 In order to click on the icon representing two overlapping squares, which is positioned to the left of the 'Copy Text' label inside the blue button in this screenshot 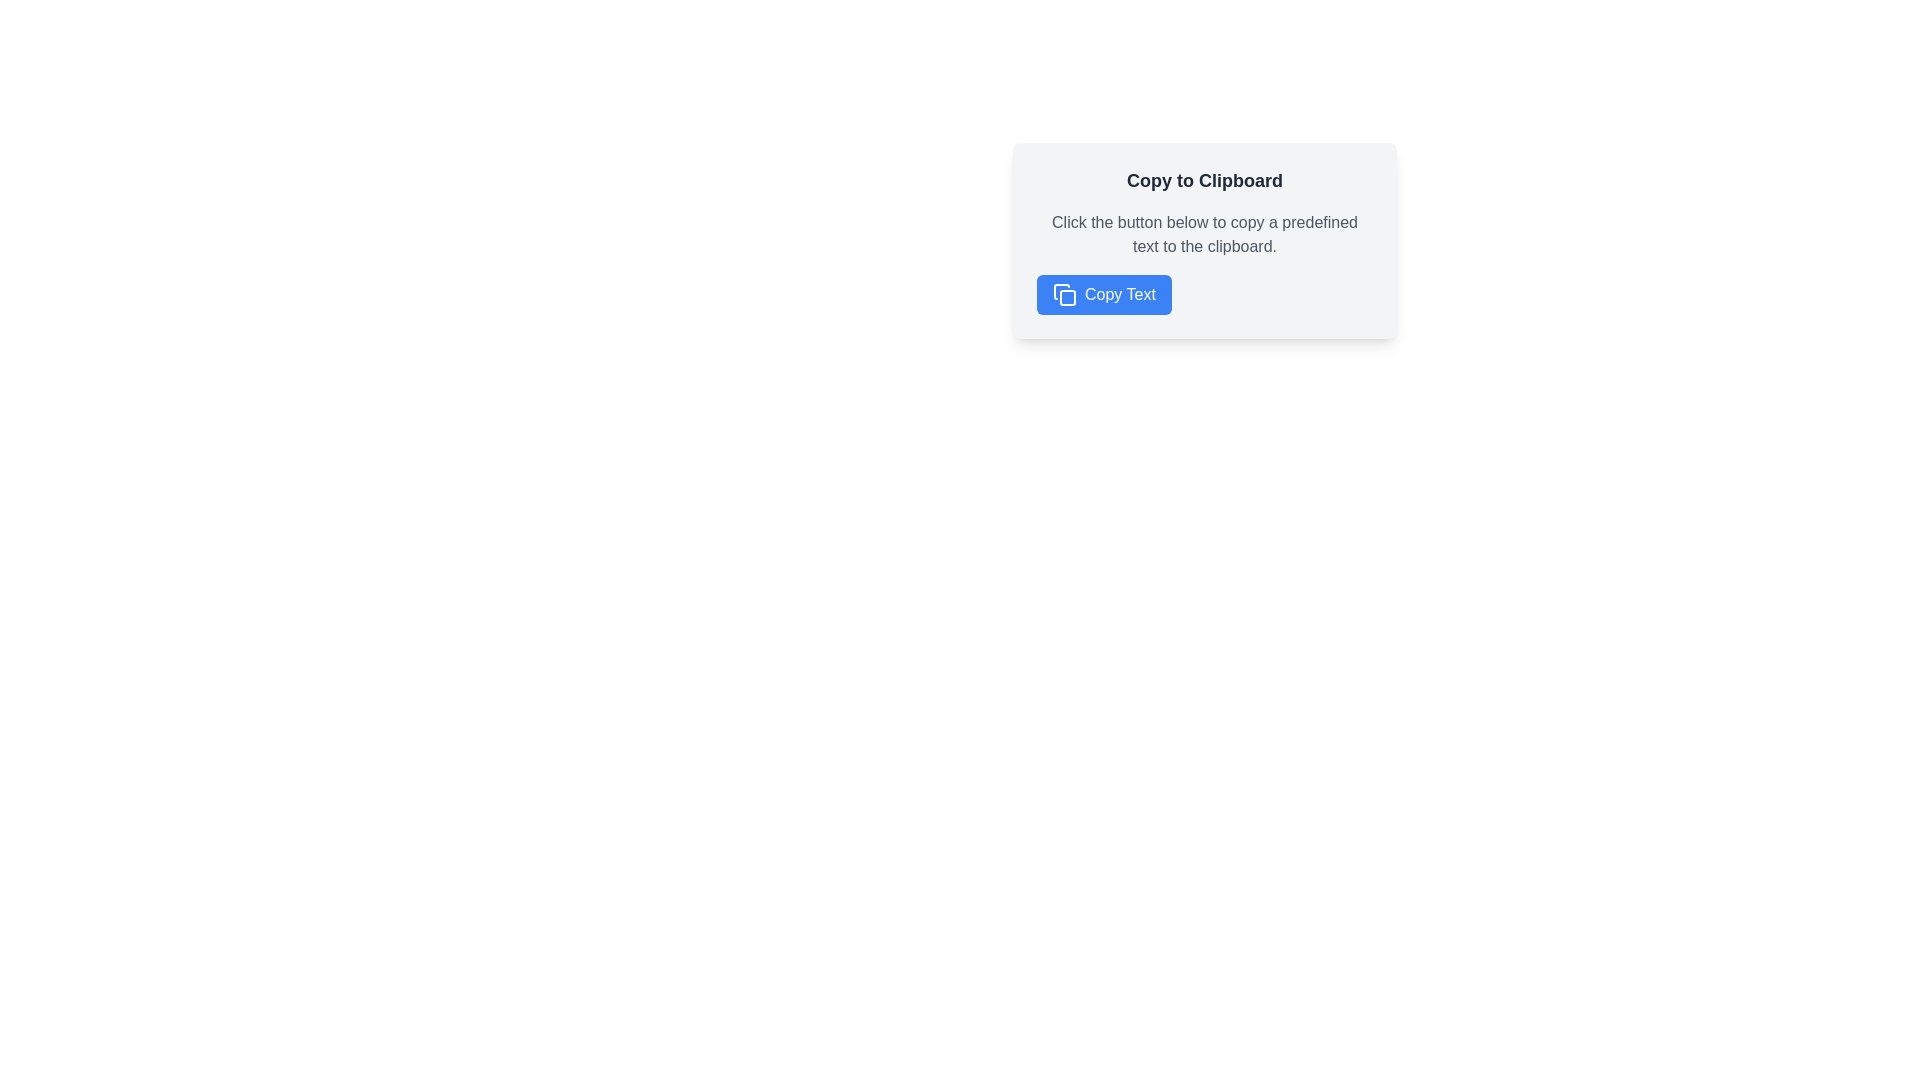, I will do `click(1064, 294)`.